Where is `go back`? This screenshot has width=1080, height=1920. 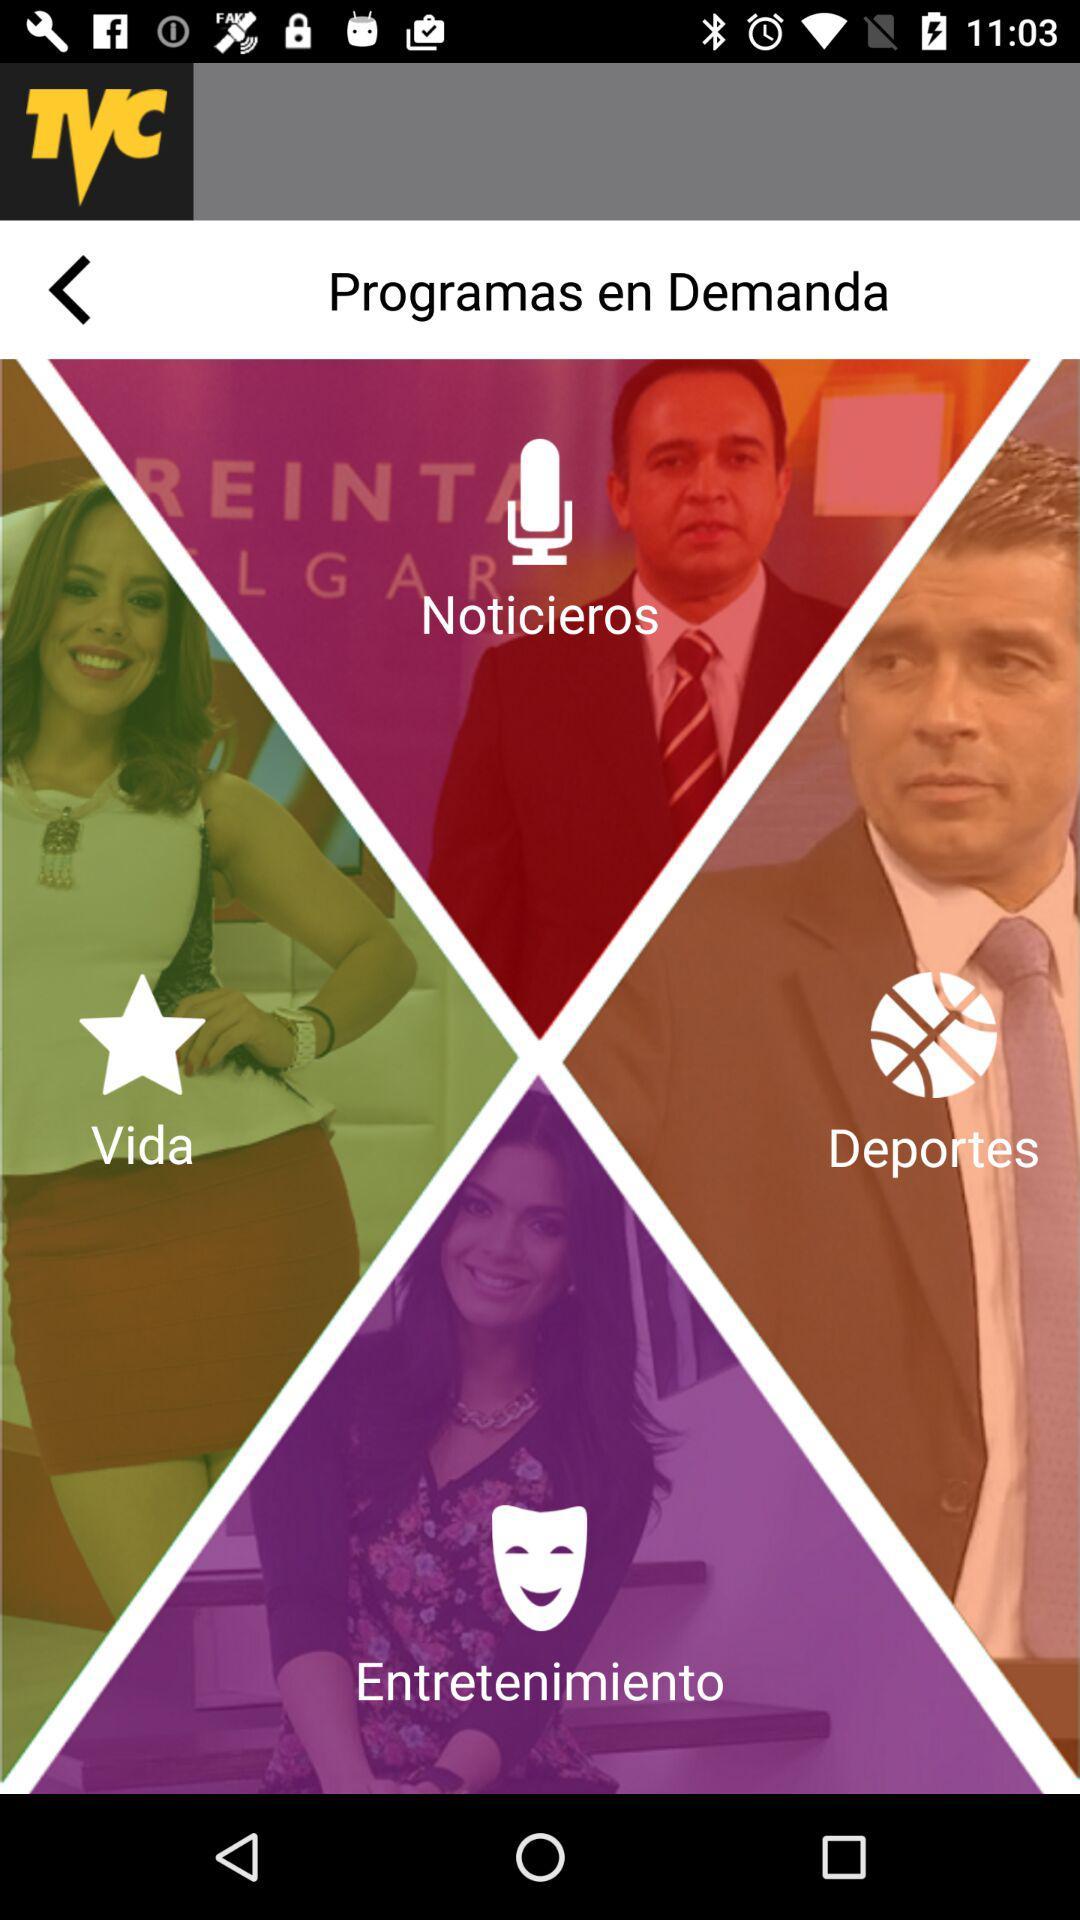
go back is located at coordinates (68, 288).